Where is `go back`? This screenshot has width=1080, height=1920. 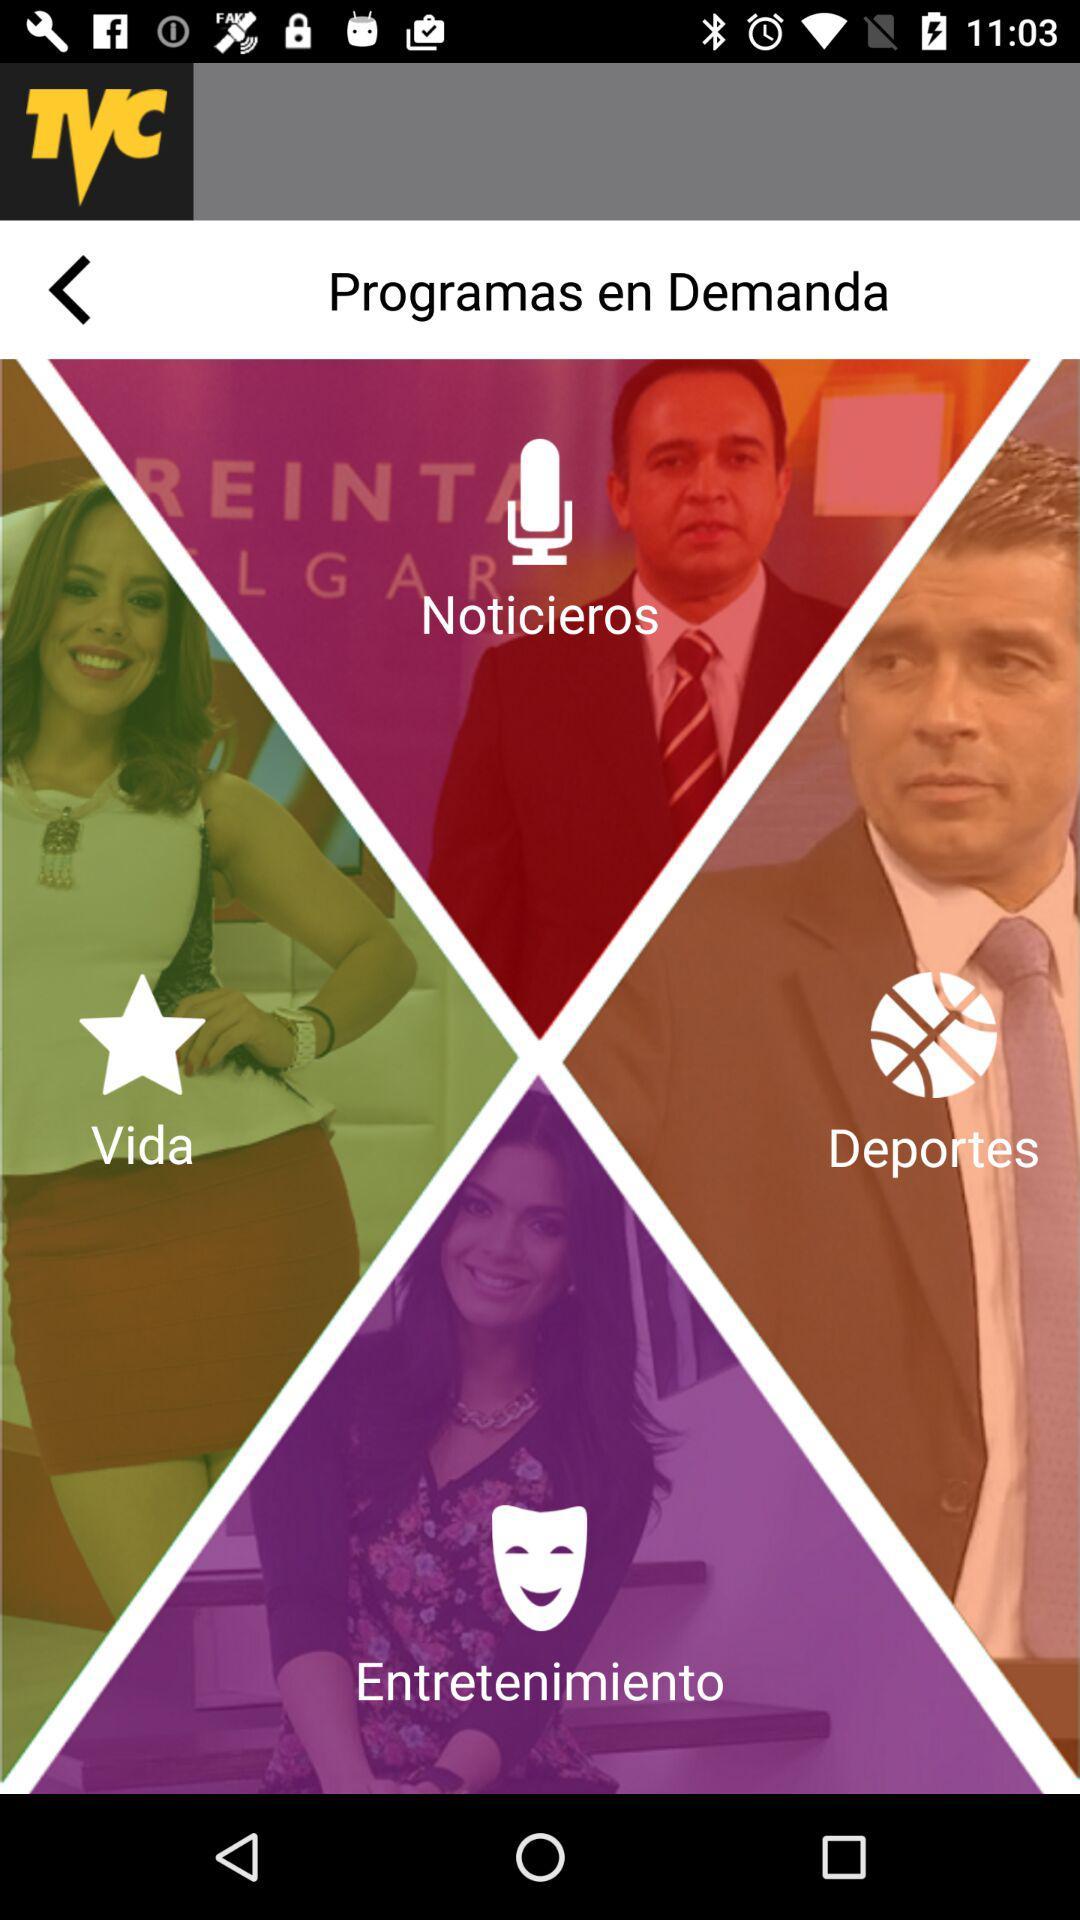
go back is located at coordinates (68, 288).